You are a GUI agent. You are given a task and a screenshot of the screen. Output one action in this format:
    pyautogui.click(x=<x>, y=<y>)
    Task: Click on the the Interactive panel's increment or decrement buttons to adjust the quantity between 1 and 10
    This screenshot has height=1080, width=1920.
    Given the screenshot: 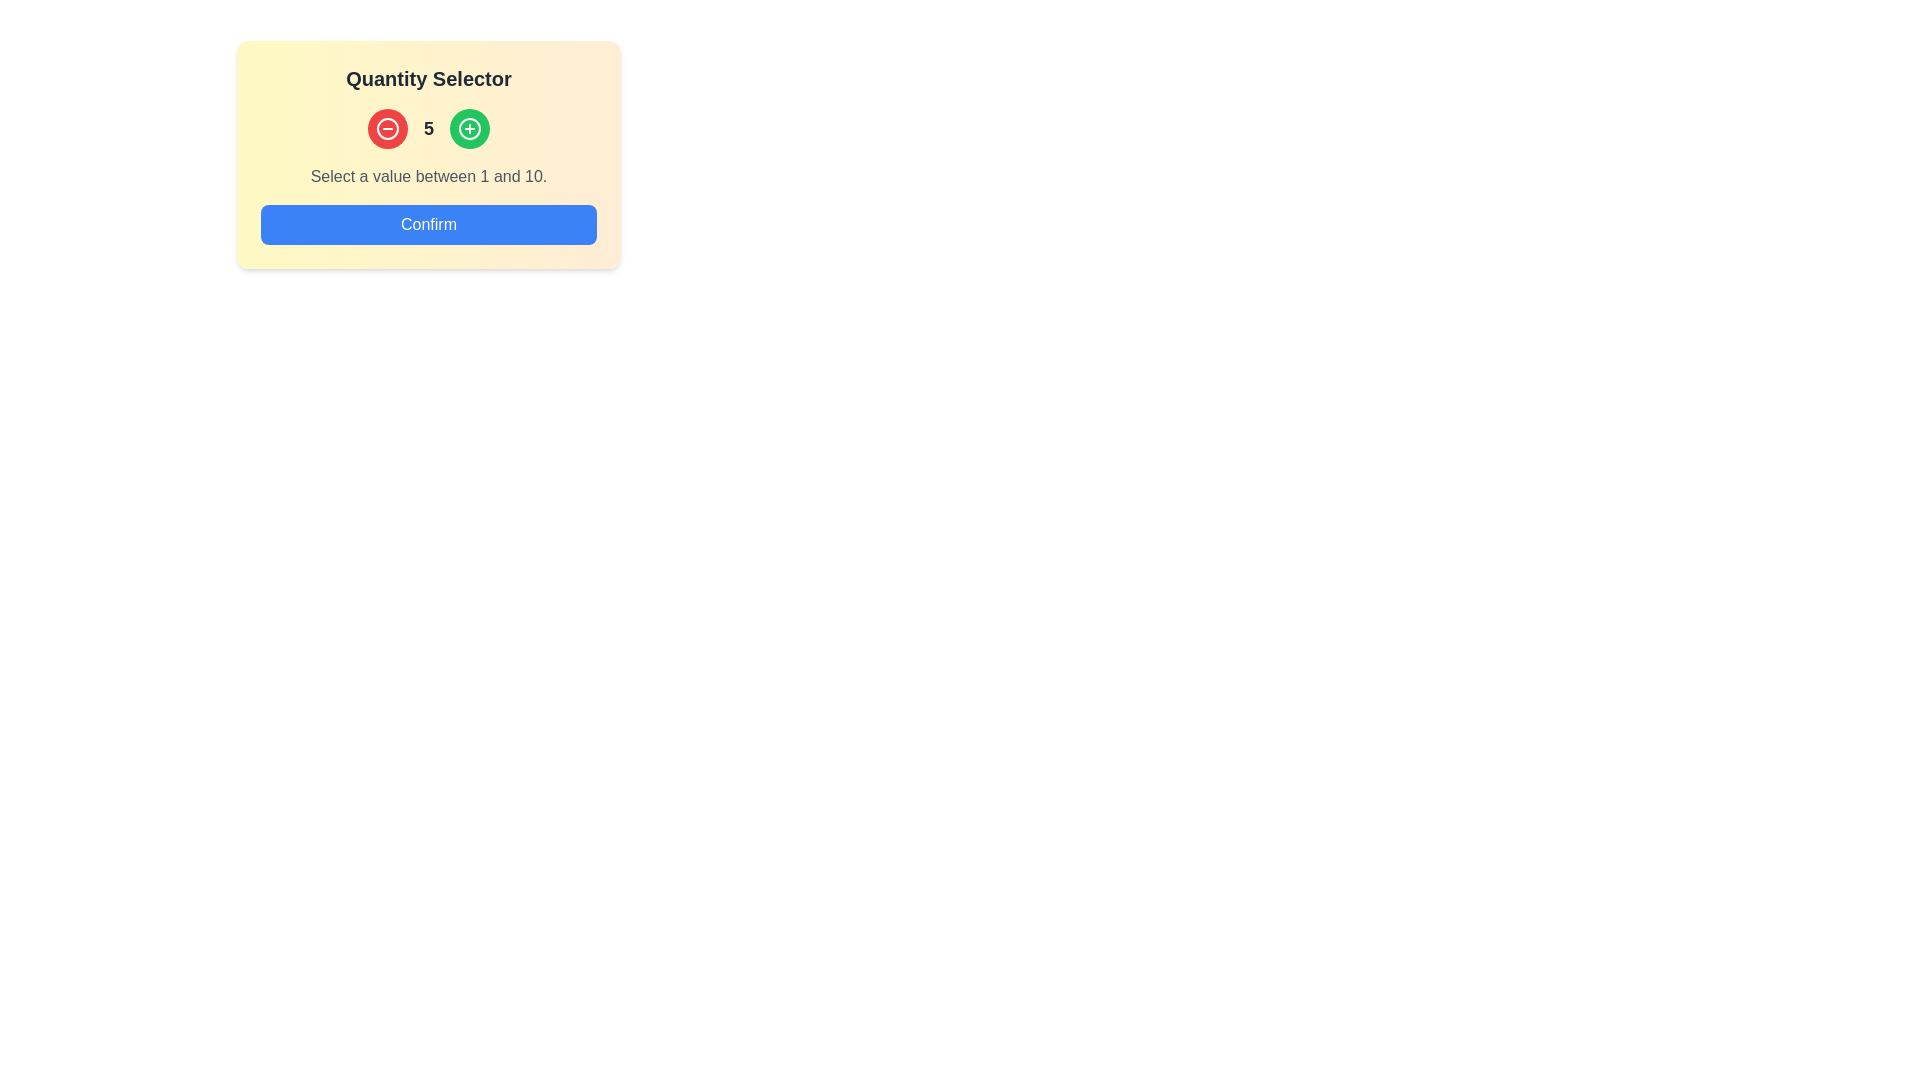 What is the action you would take?
    pyautogui.click(x=427, y=153)
    